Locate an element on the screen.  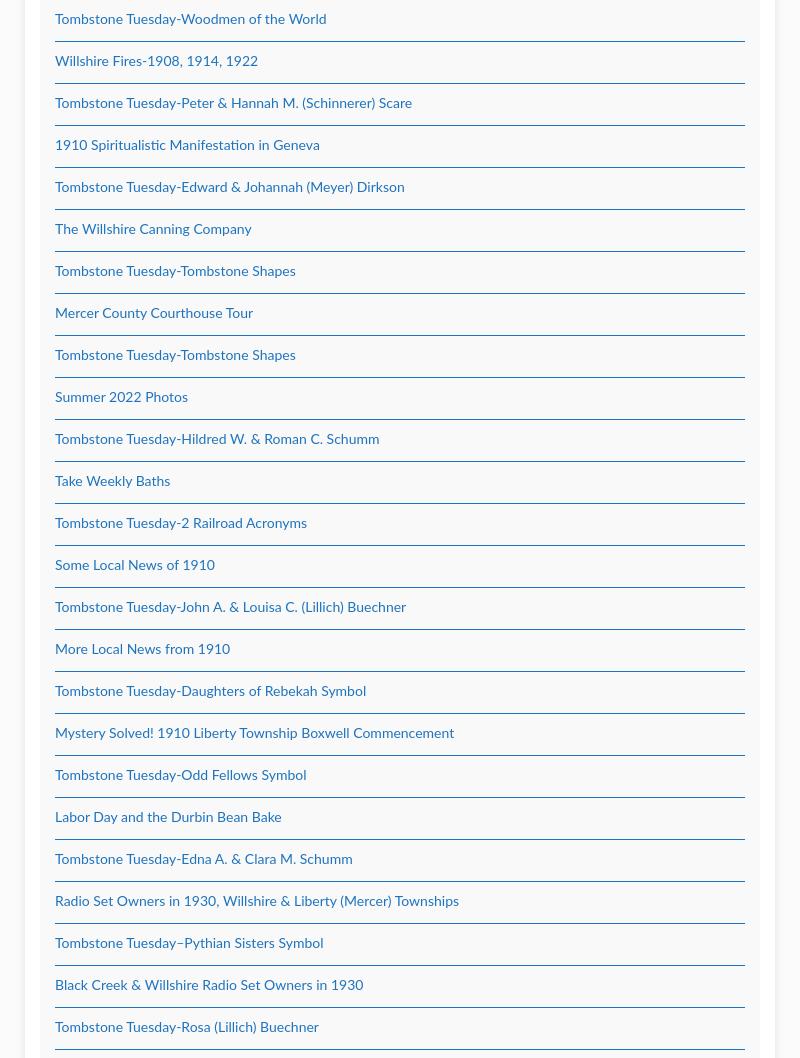
'Mystery Solved! 1910 Liberty Township Boxwell Commencement' is located at coordinates (253, 734).